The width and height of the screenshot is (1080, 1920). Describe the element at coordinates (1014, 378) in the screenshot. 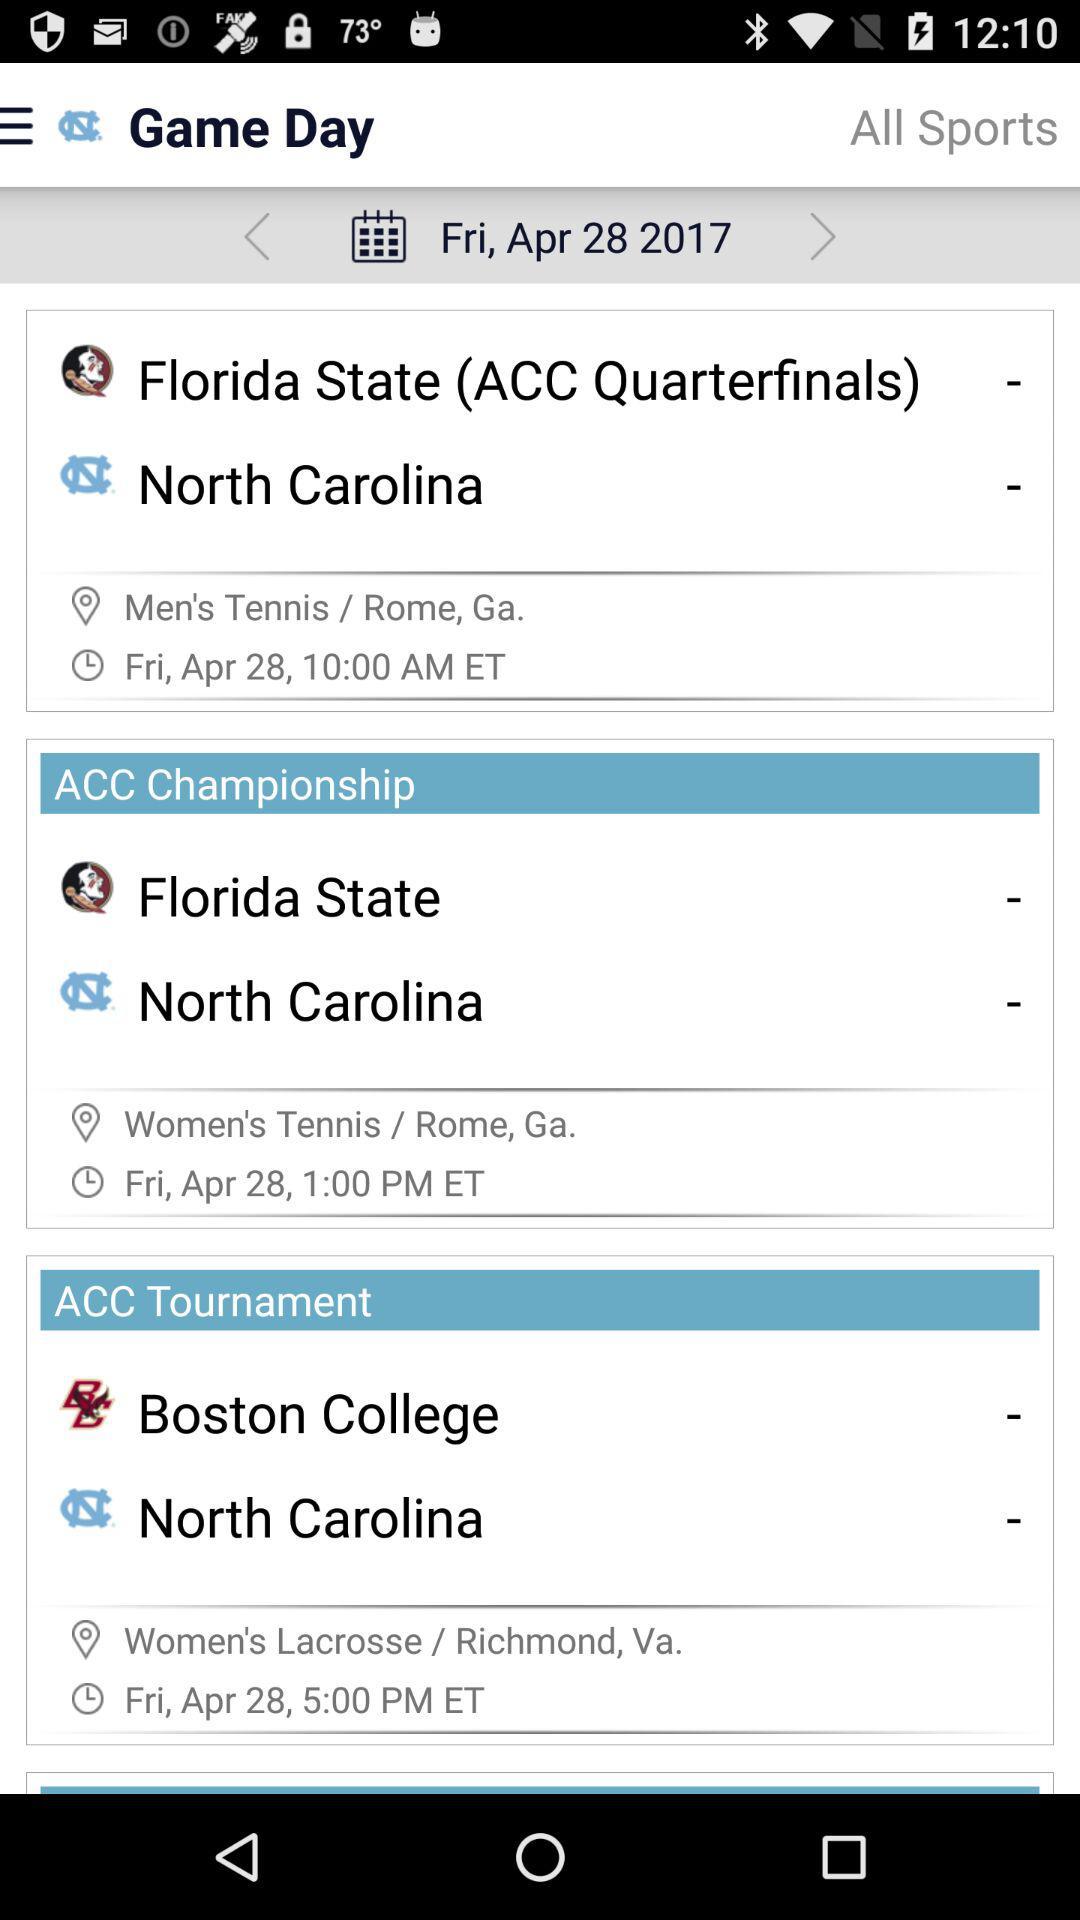

I see `the app next to the florida state acc app` at that location.